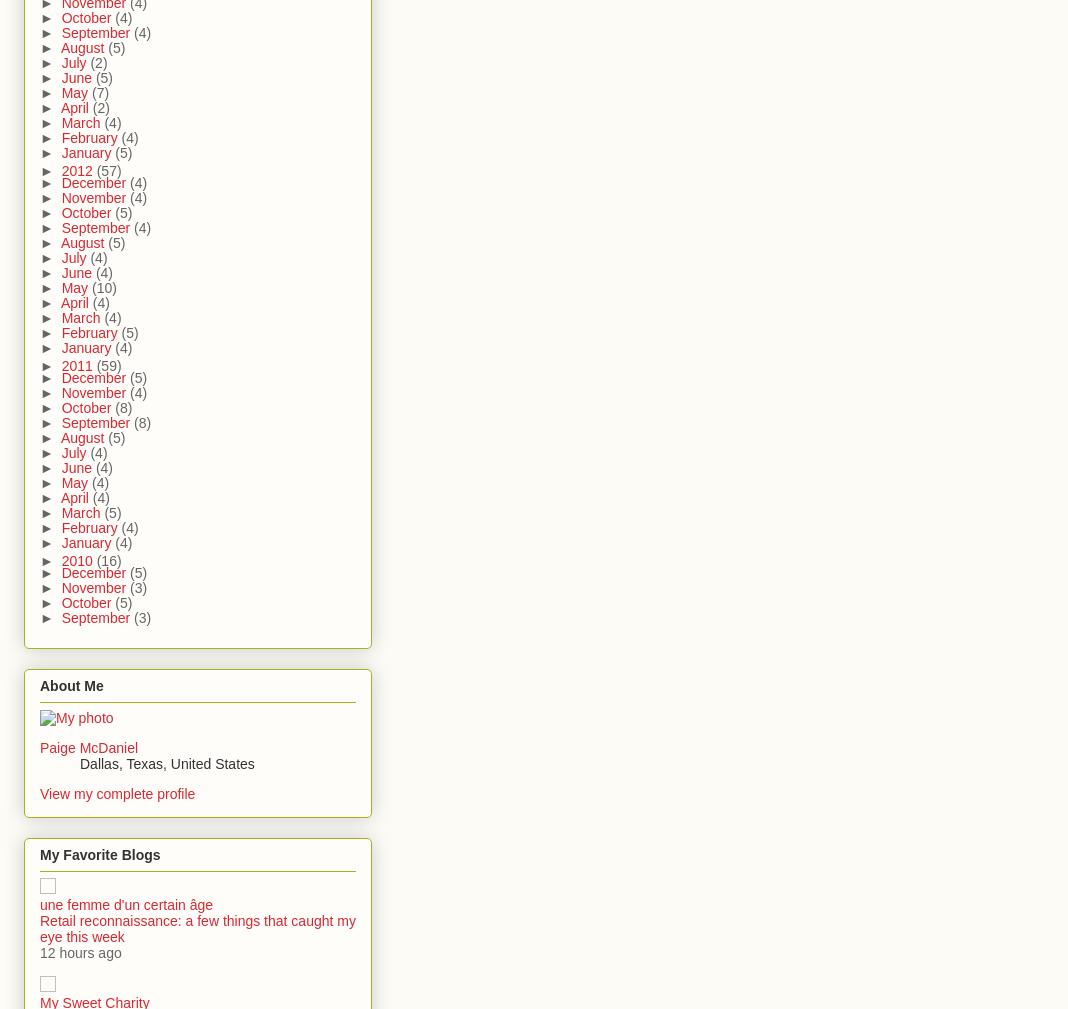 The image size is (1068, 1009). Describe the element at coordinates (70, 685) in the screenshot. I see `'About Me'` at that location.